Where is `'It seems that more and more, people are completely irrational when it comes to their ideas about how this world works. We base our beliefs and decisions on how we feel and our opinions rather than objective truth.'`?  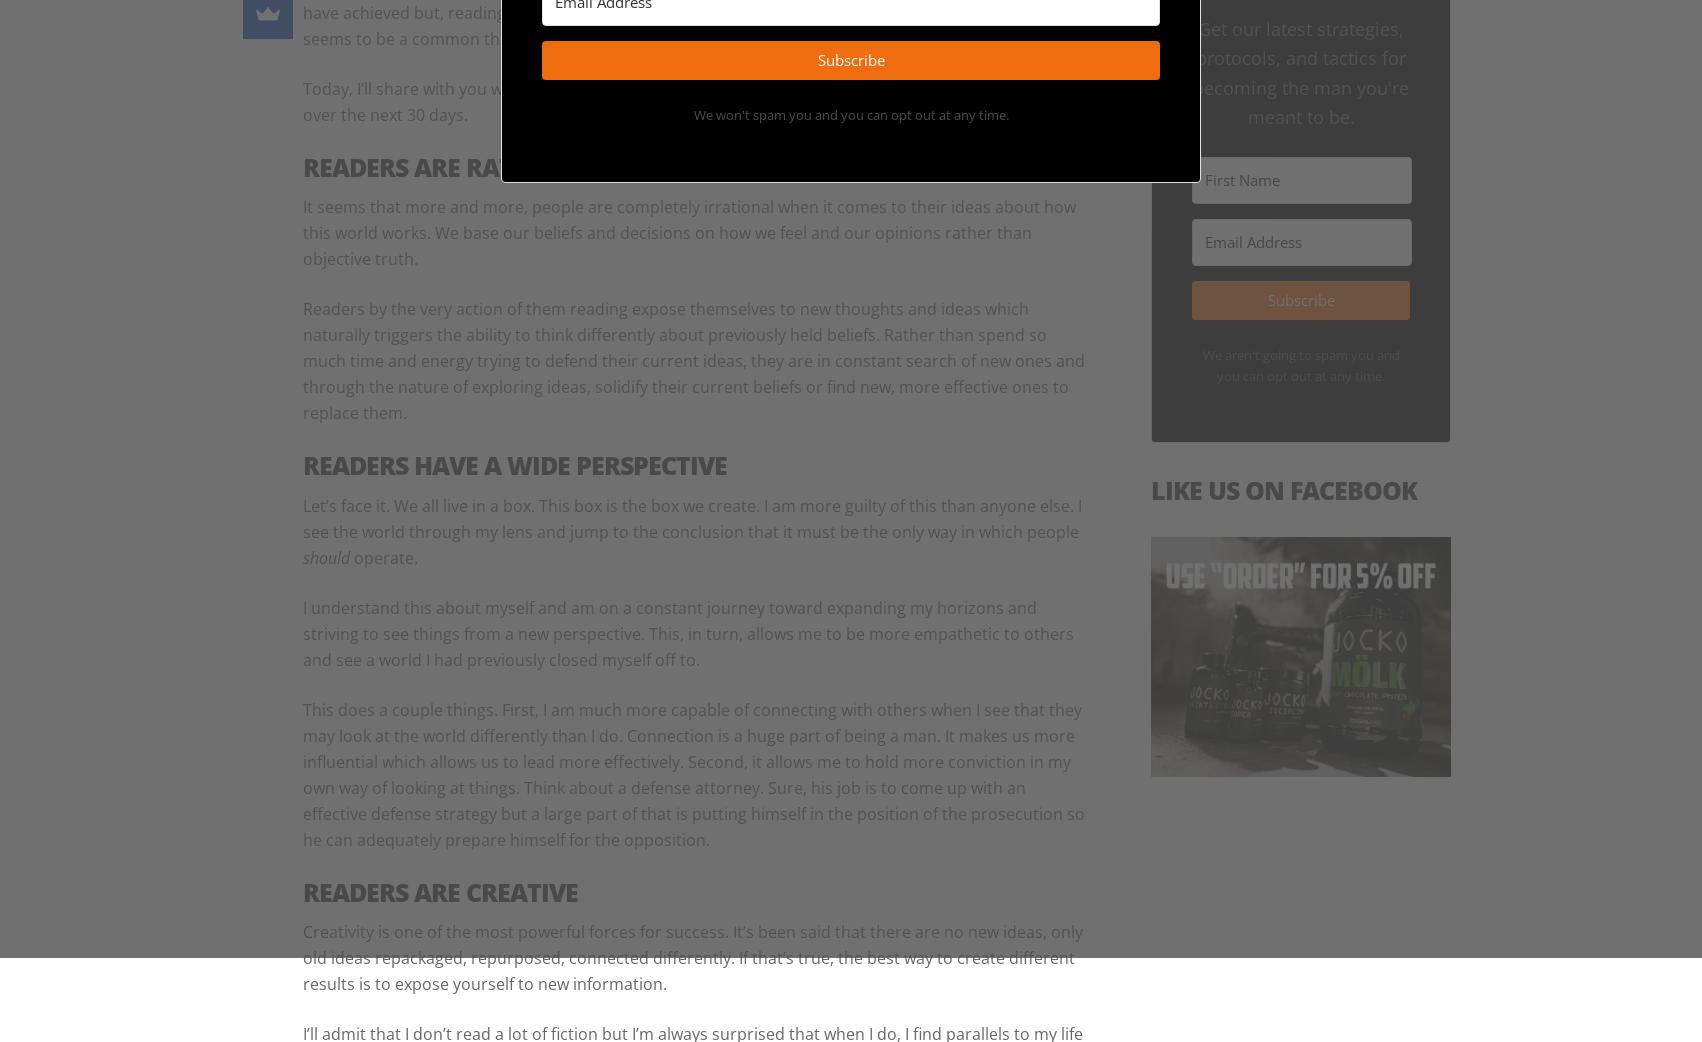
'It seems that more and more, people are completely irrational when it comes to their ideas about how this world works. We base our beliefs and decisions on how we feel and our opinions rather than objective truth.' is located at coordinates (689, 231).